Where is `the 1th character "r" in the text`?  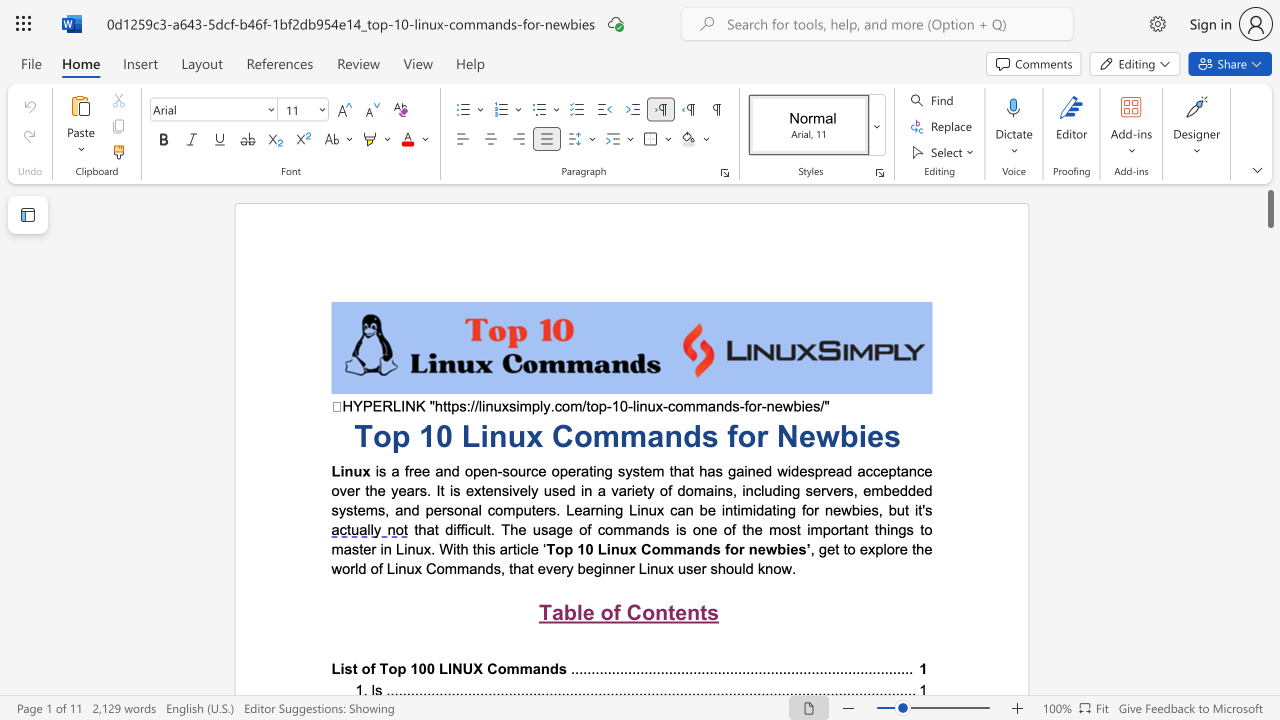
the 1th character "r" in the text is located at coordinates (758, 405).